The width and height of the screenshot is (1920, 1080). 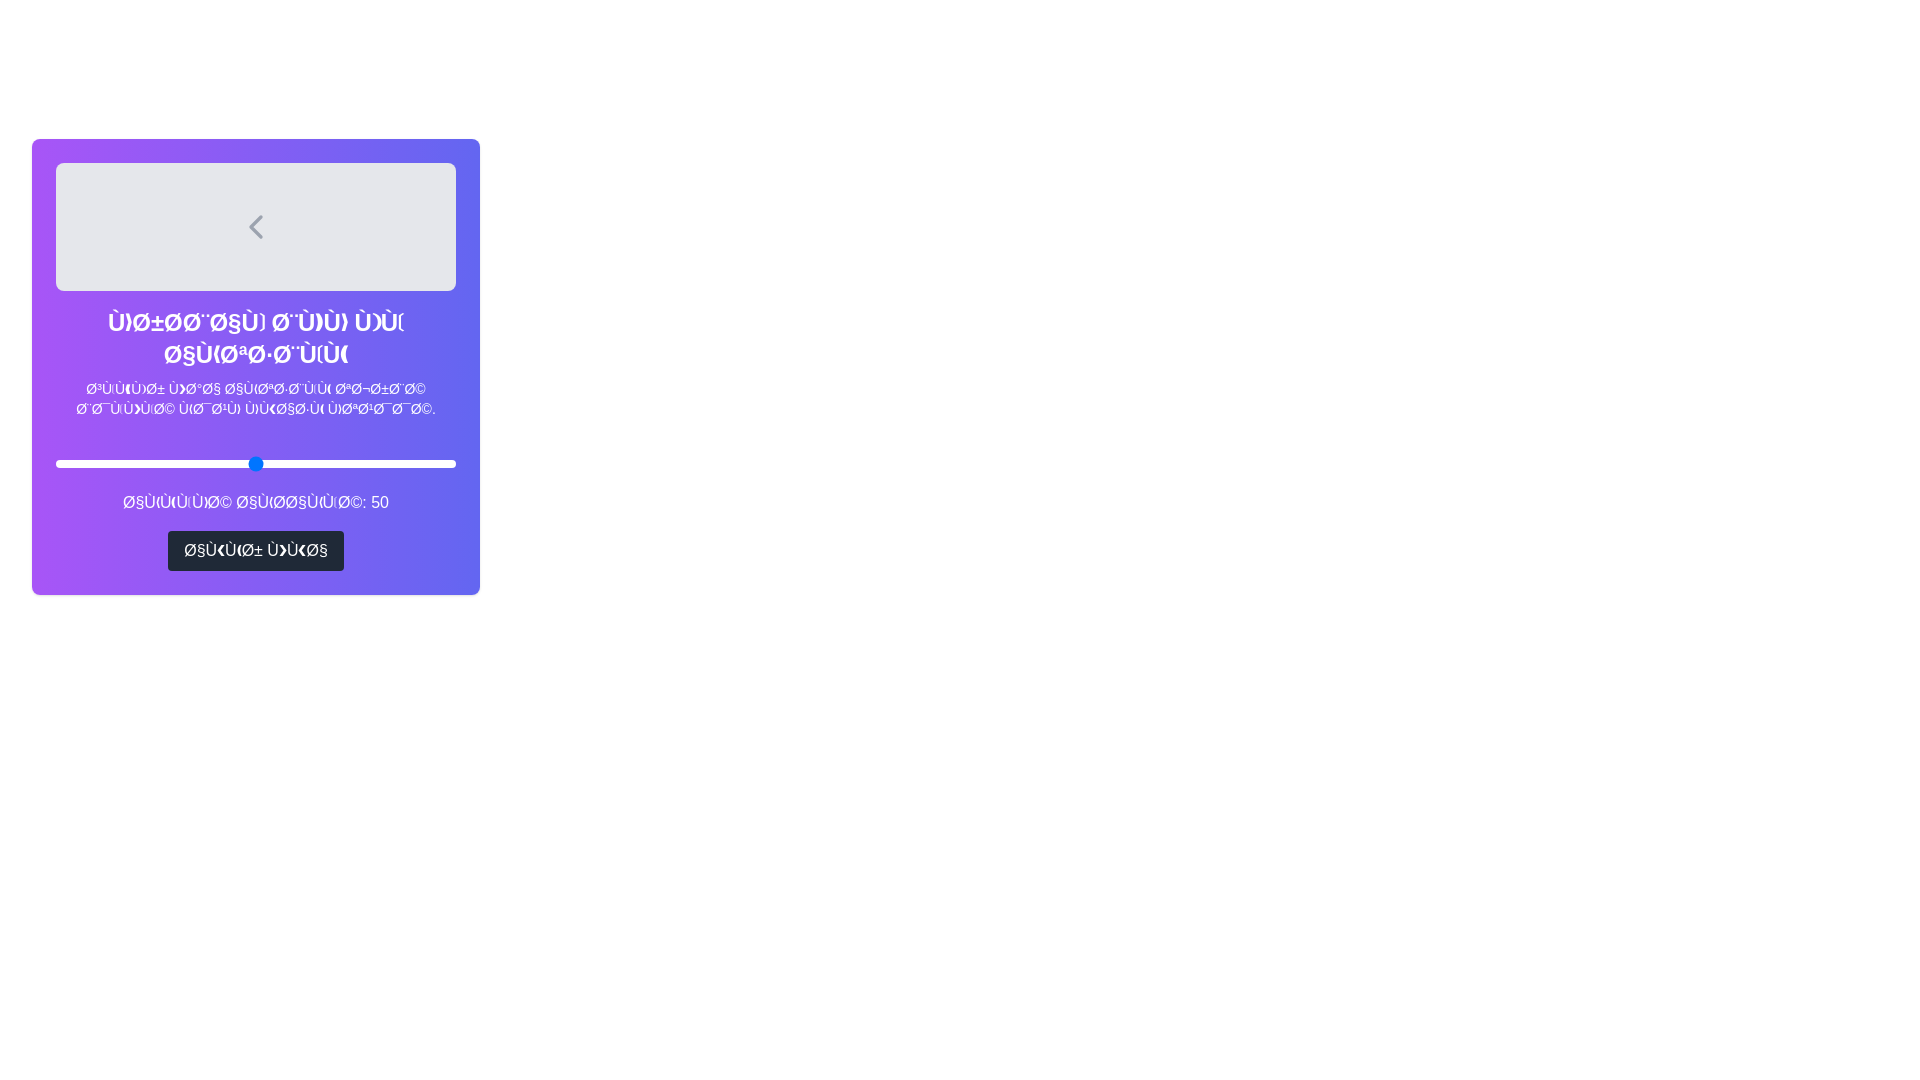 What do you see at coordinates (155, 463) in the screenshot?
I see `the slider value` at bounding box center [155, 463].